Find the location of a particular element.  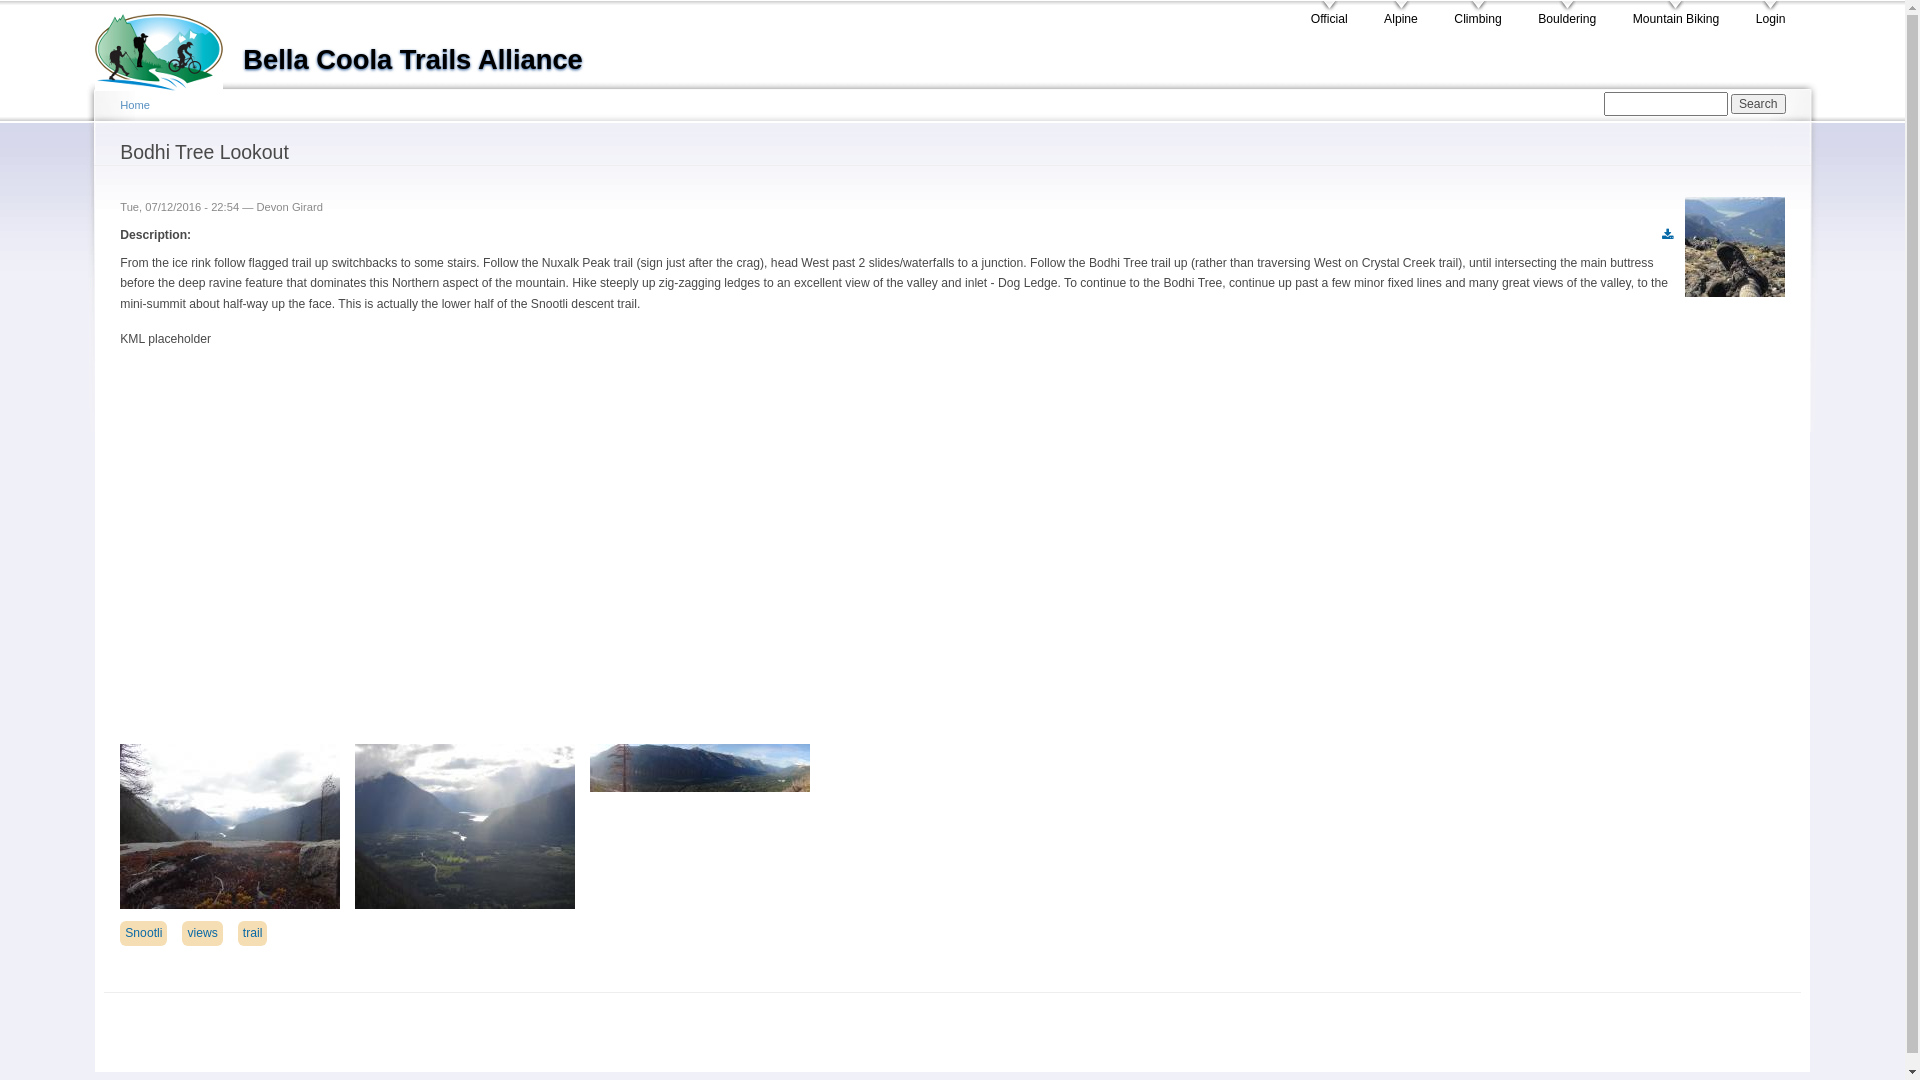

'views' is located at coordinates (201, 933).